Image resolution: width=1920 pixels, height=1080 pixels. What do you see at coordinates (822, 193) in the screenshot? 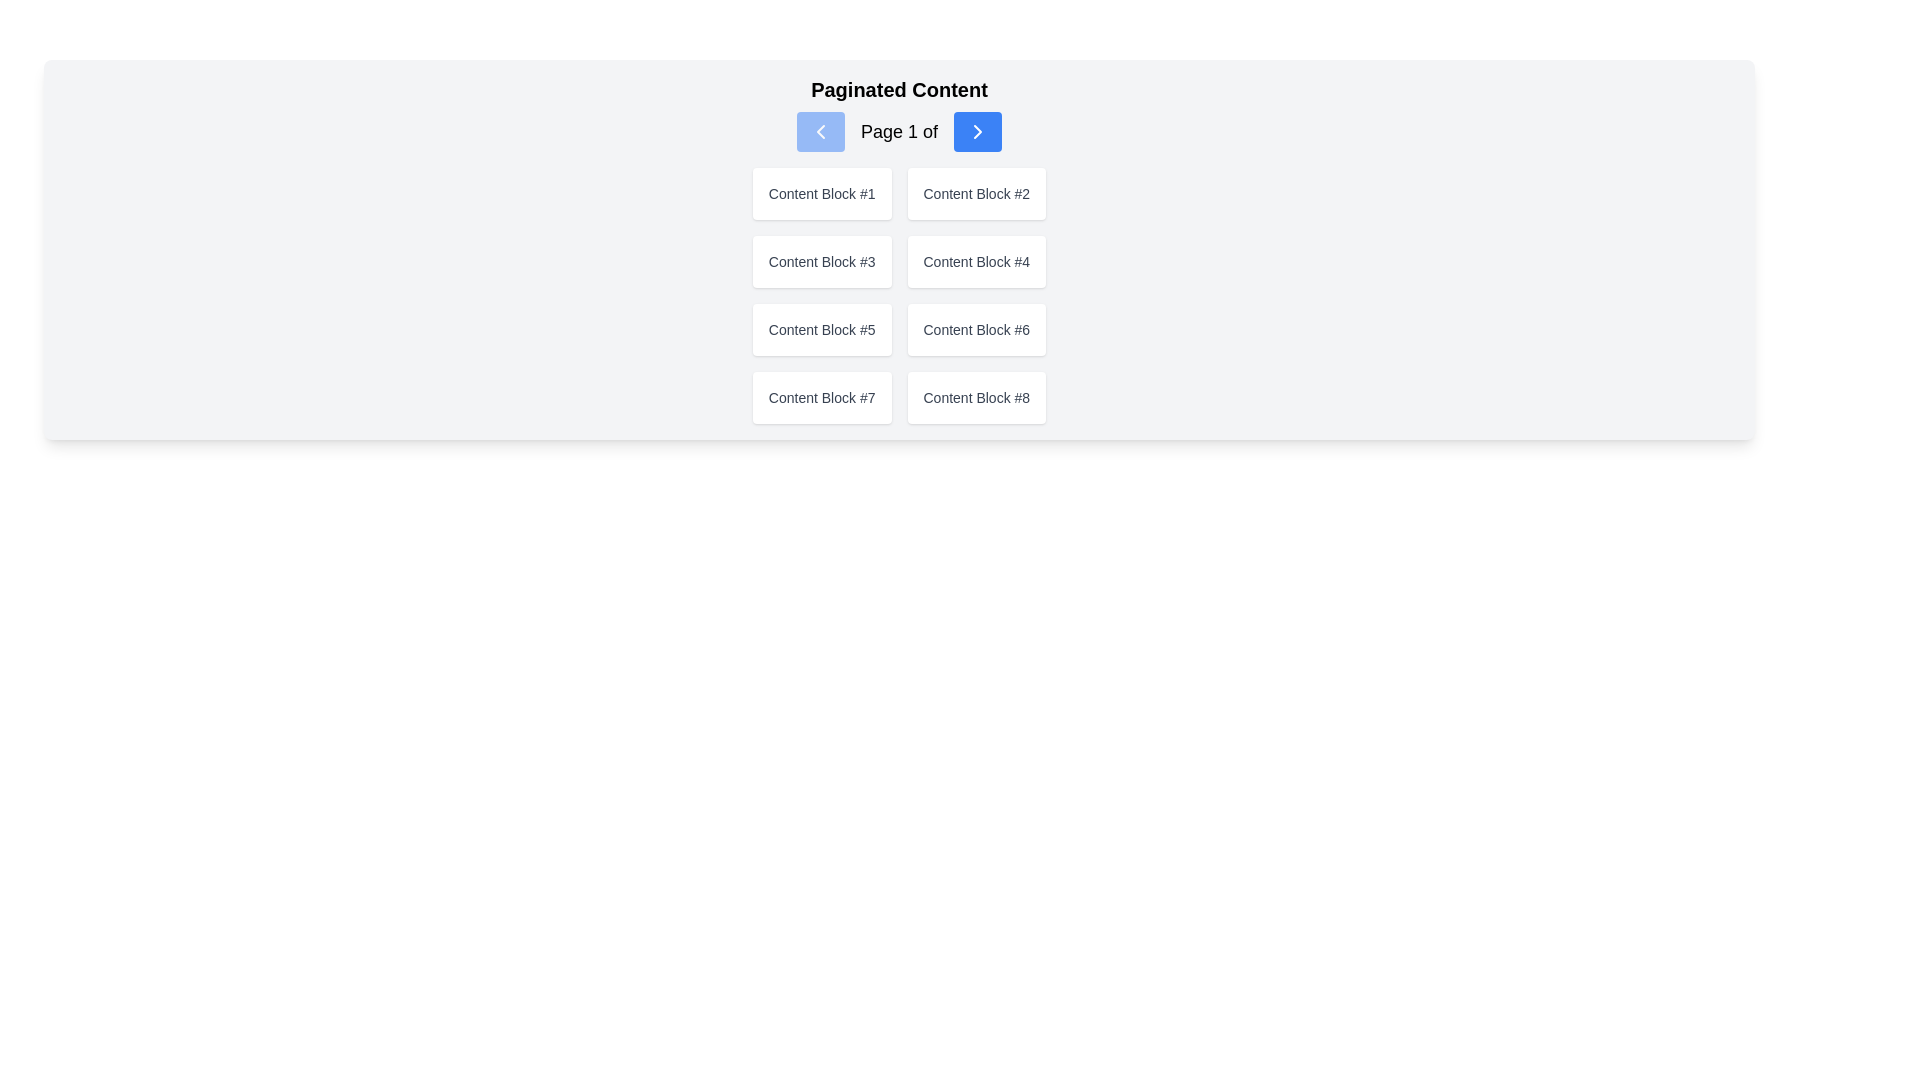
I see `text label displaying 'Content Block #1' located in the top-left corner of the grid under the 'Paginated Content' title` at bounding box center [822, 193].